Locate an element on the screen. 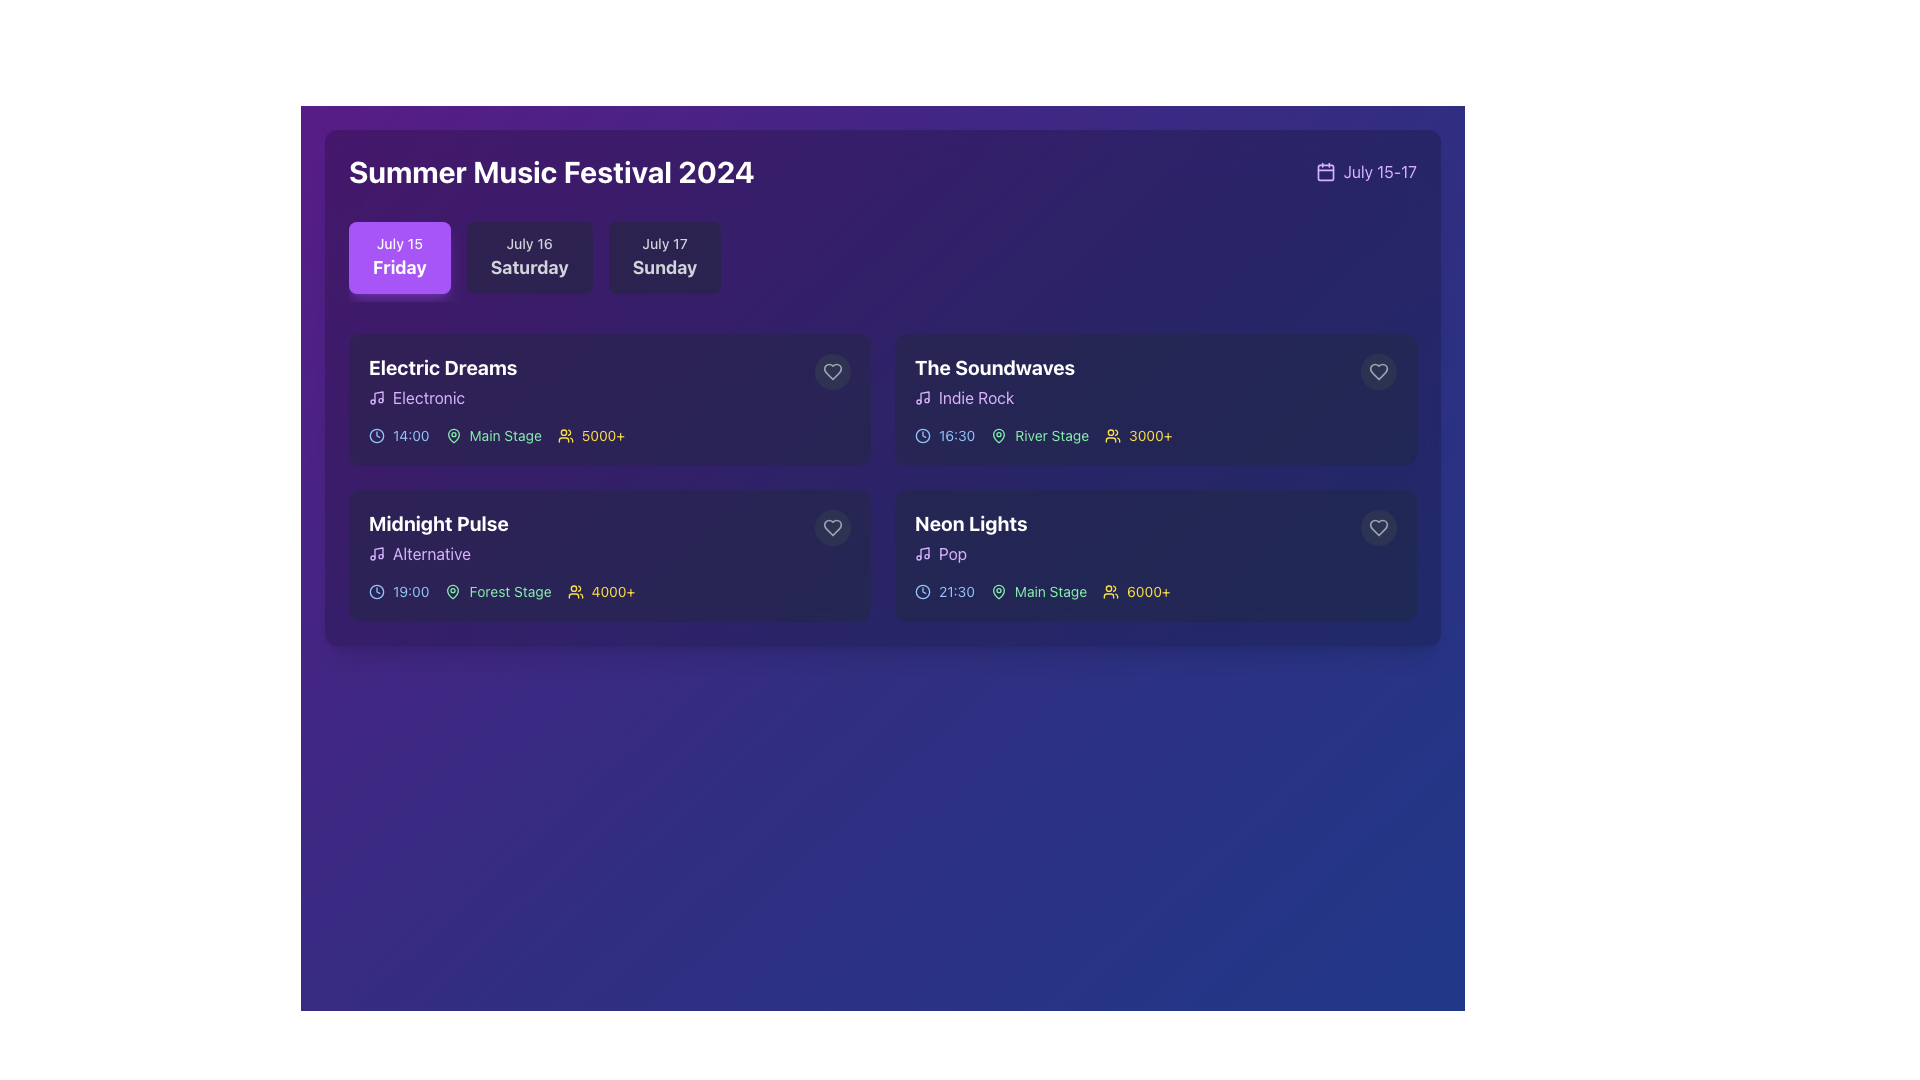 The image size is (1920, 1080). the text label 'Electric Dreams', which is the title of the music event located in the upper left corner of the Friday schedule section is located at coordinates (442, 367).